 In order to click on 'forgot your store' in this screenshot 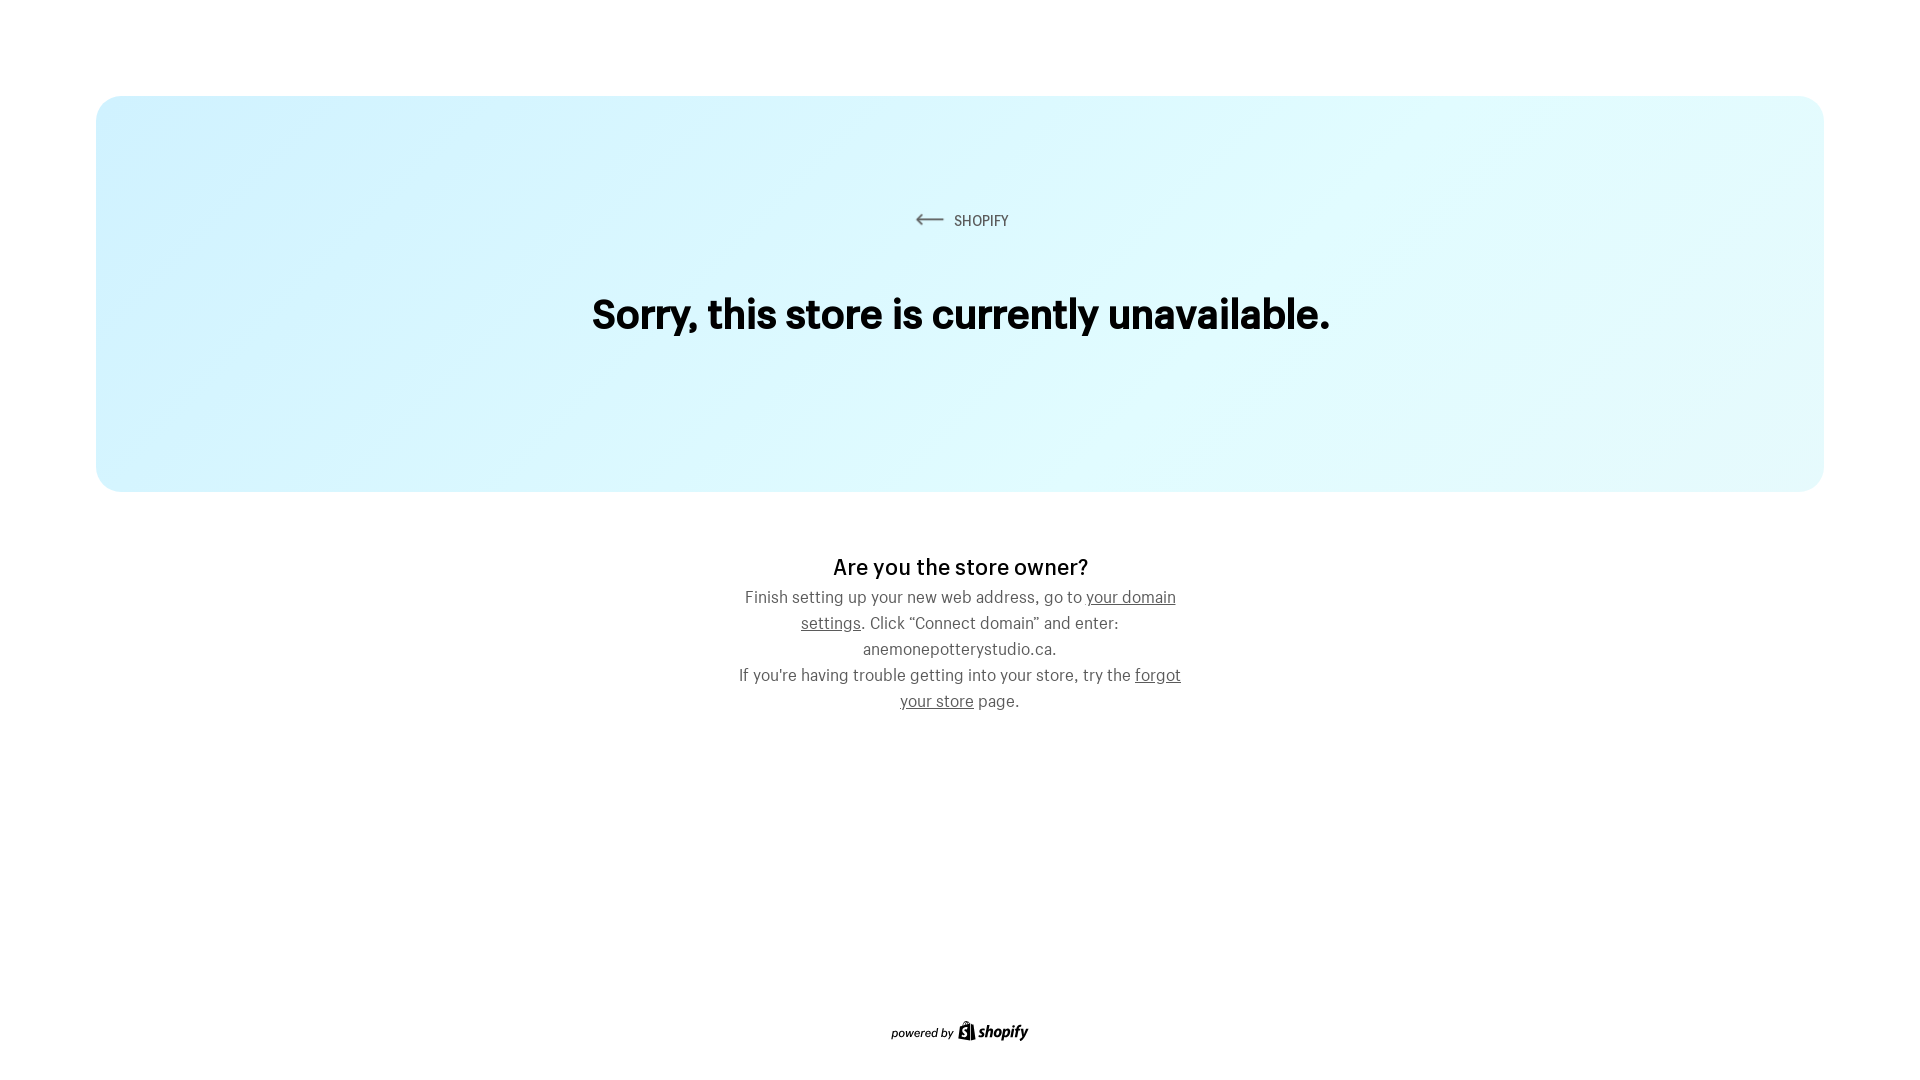, I will do `click(1040, 684)`.